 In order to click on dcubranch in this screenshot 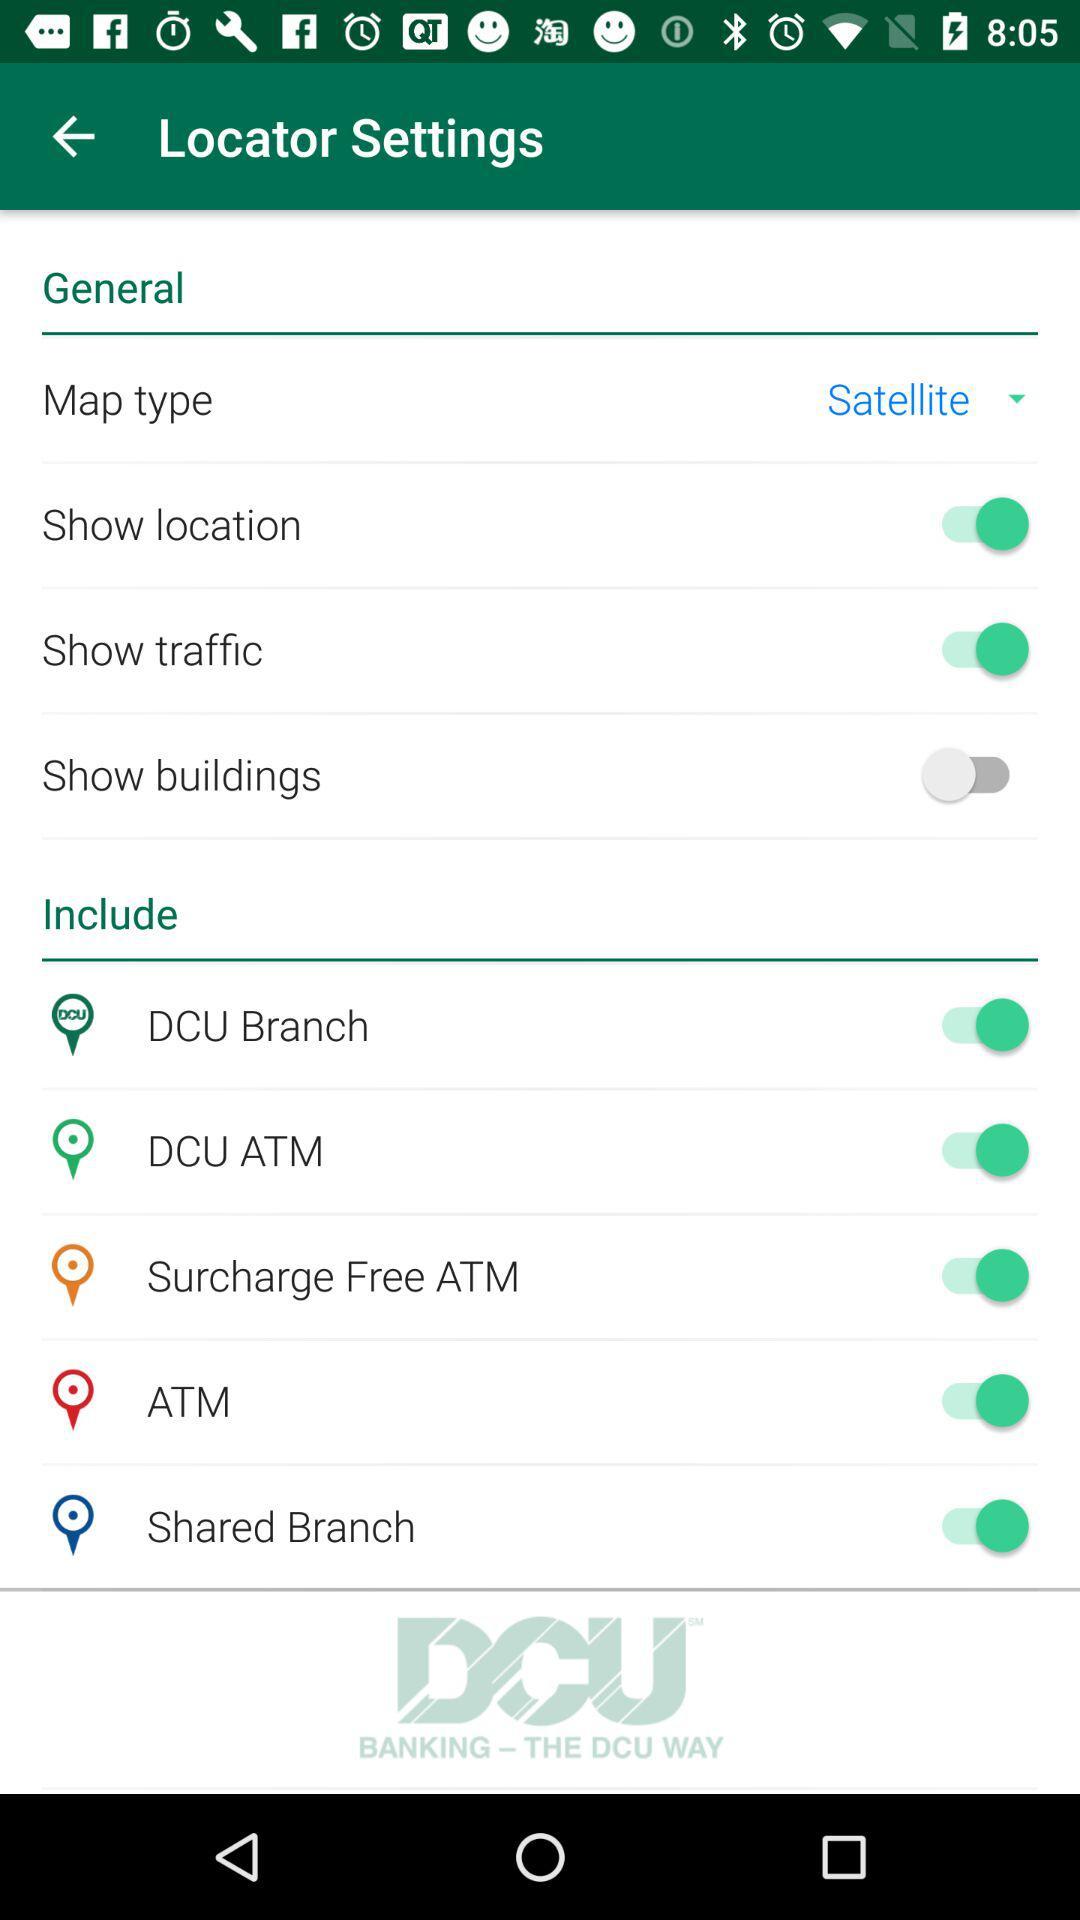, I will do `click(974, 1024)`.